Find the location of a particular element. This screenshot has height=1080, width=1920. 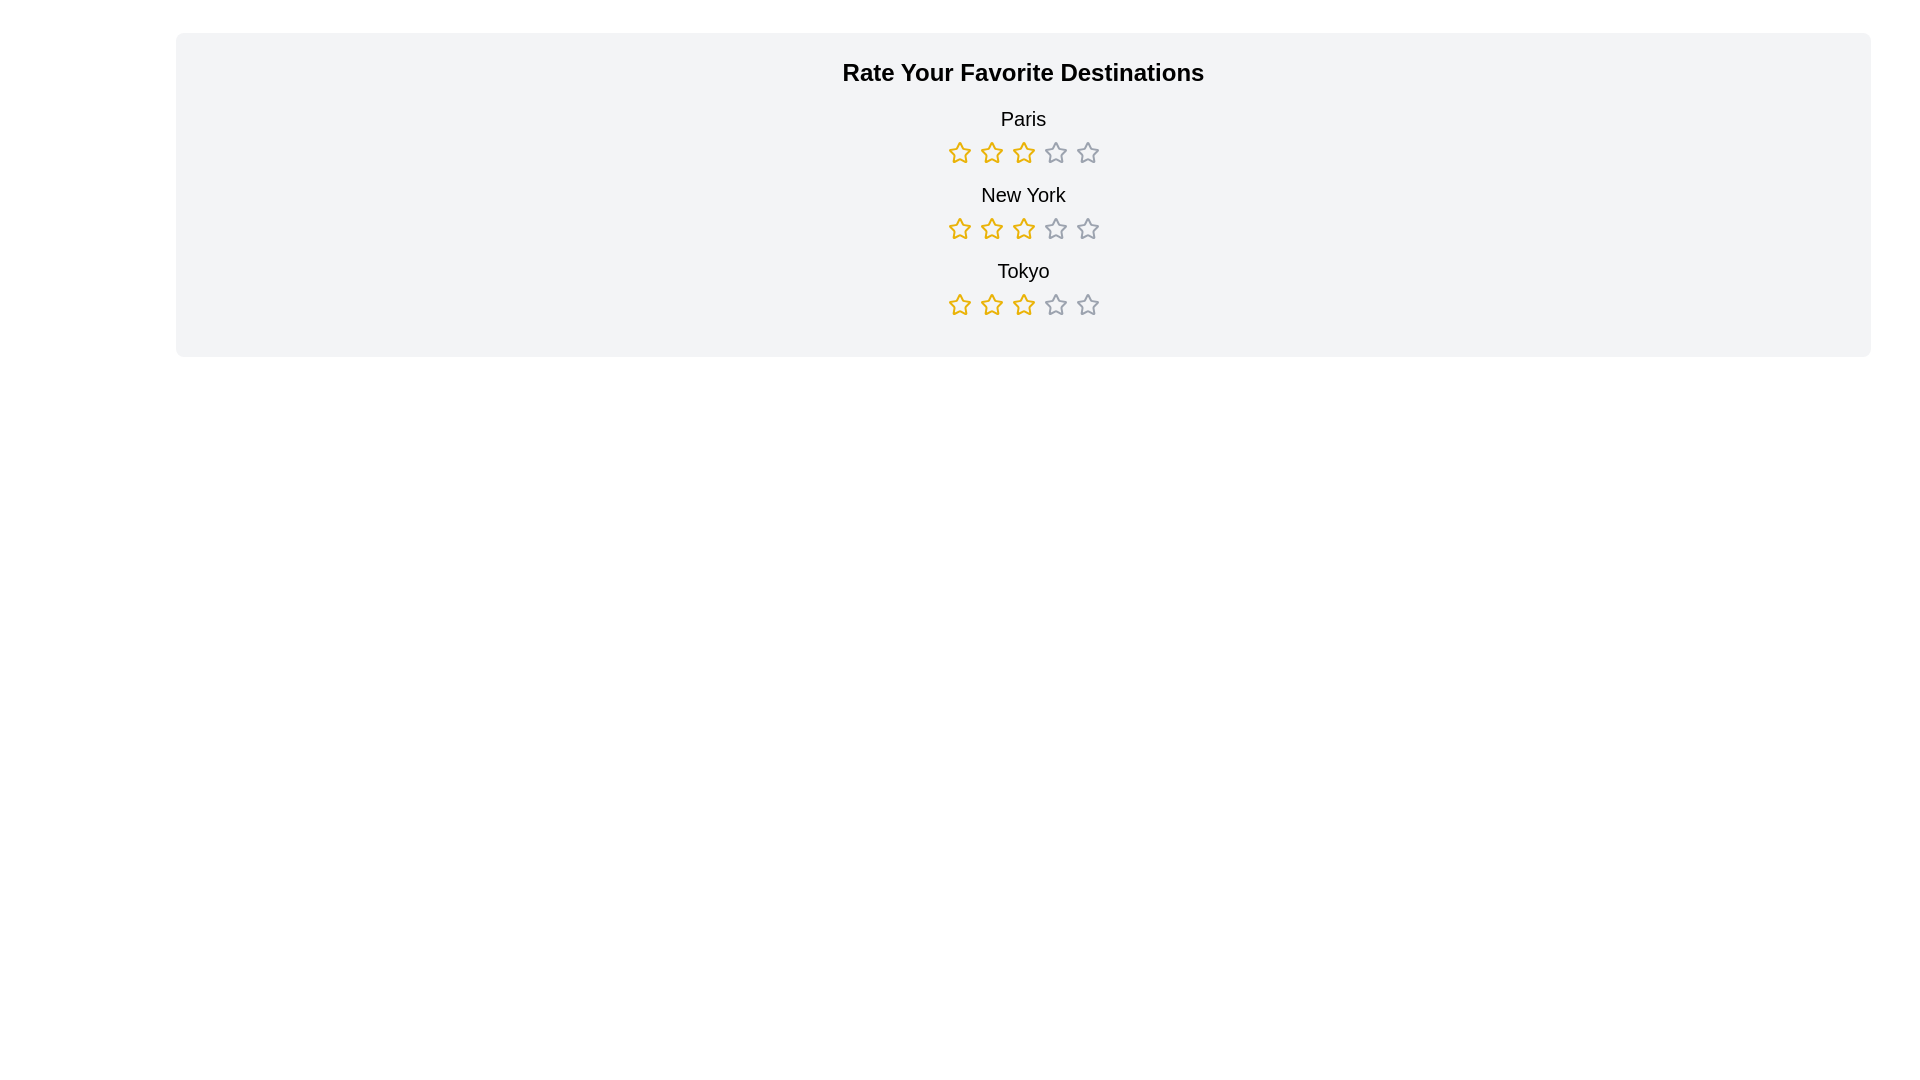

the fourth star in the rating row for 'New York' is located at coordinates (1023, 227).